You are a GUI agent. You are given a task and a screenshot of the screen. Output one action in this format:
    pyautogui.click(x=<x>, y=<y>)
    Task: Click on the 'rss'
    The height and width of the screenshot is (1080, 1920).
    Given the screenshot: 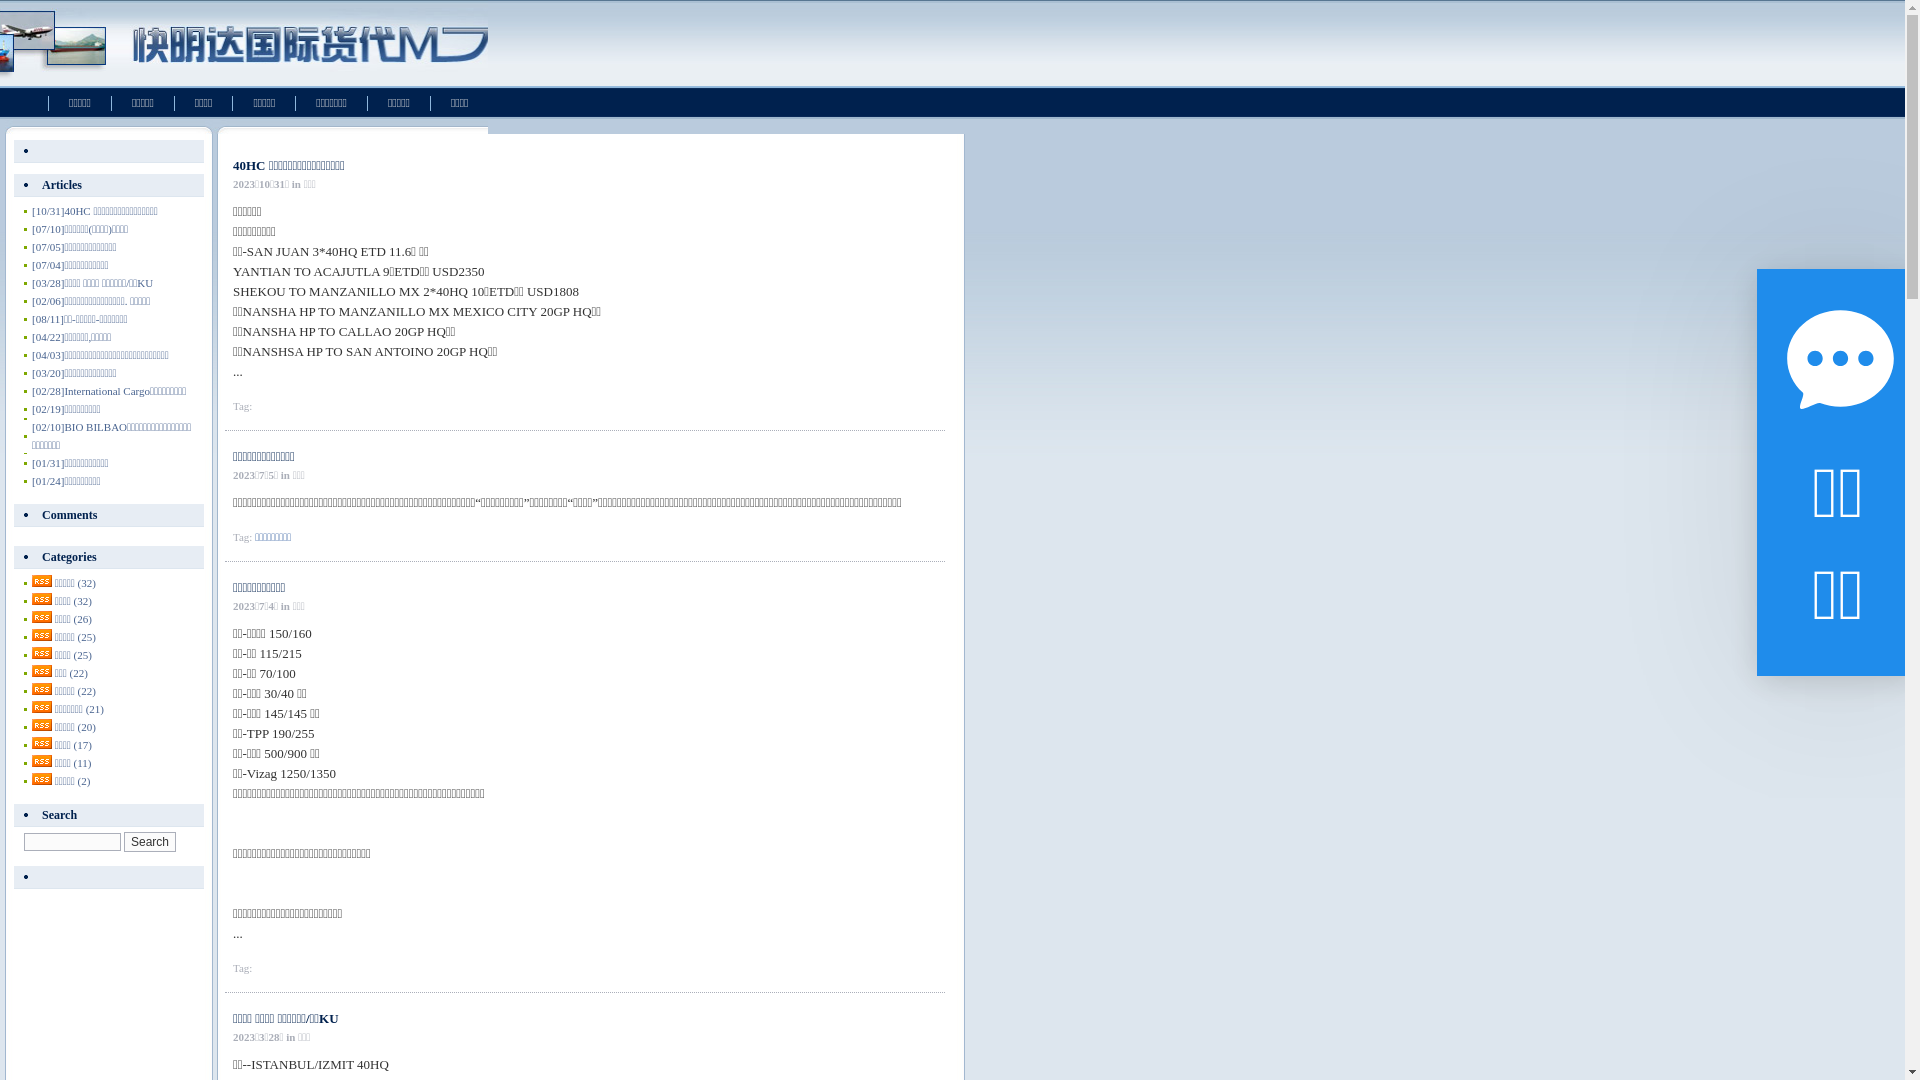 What is the action you would take?
    pyautogui.click(x=42, y=778)
    